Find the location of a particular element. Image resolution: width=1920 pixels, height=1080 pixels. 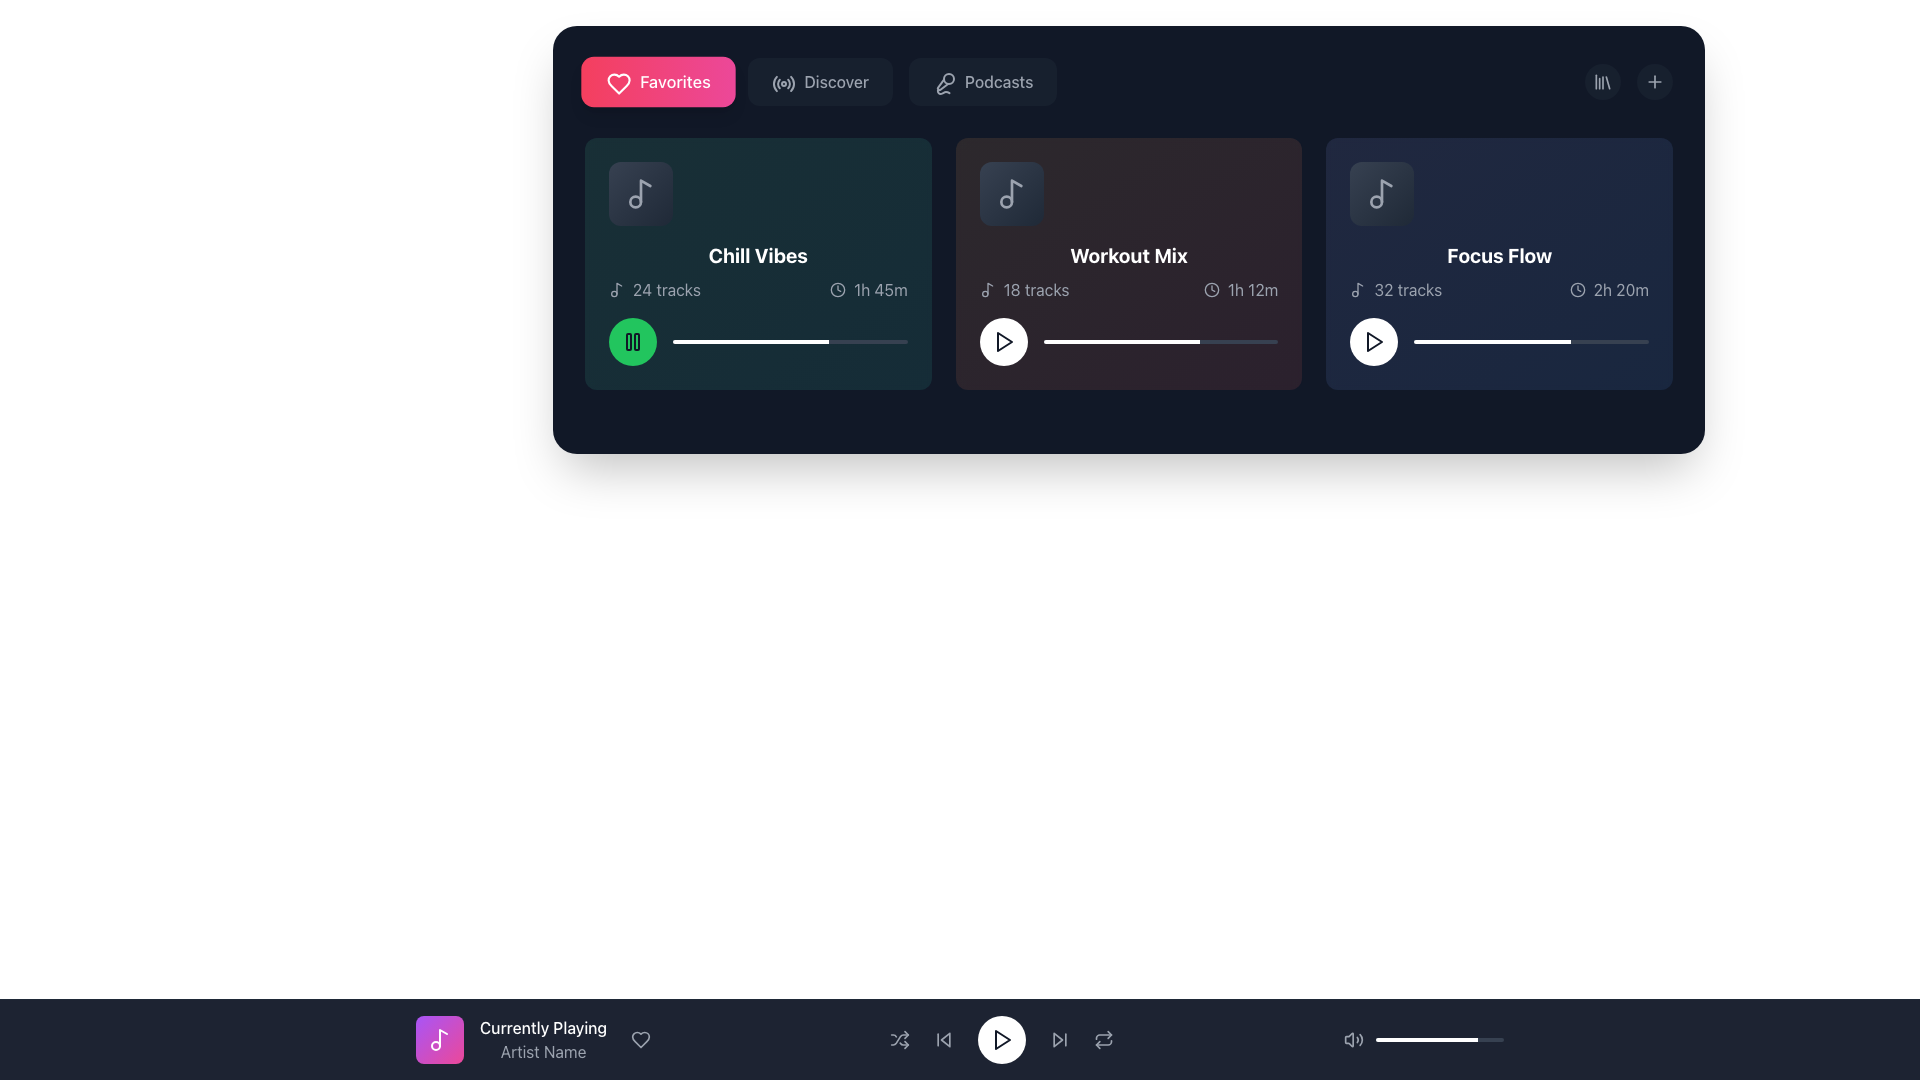

the button located in the top-right section of the central display area, which serves as a shortcut to a library or similar functionality is located at coordinates (1603, 80).